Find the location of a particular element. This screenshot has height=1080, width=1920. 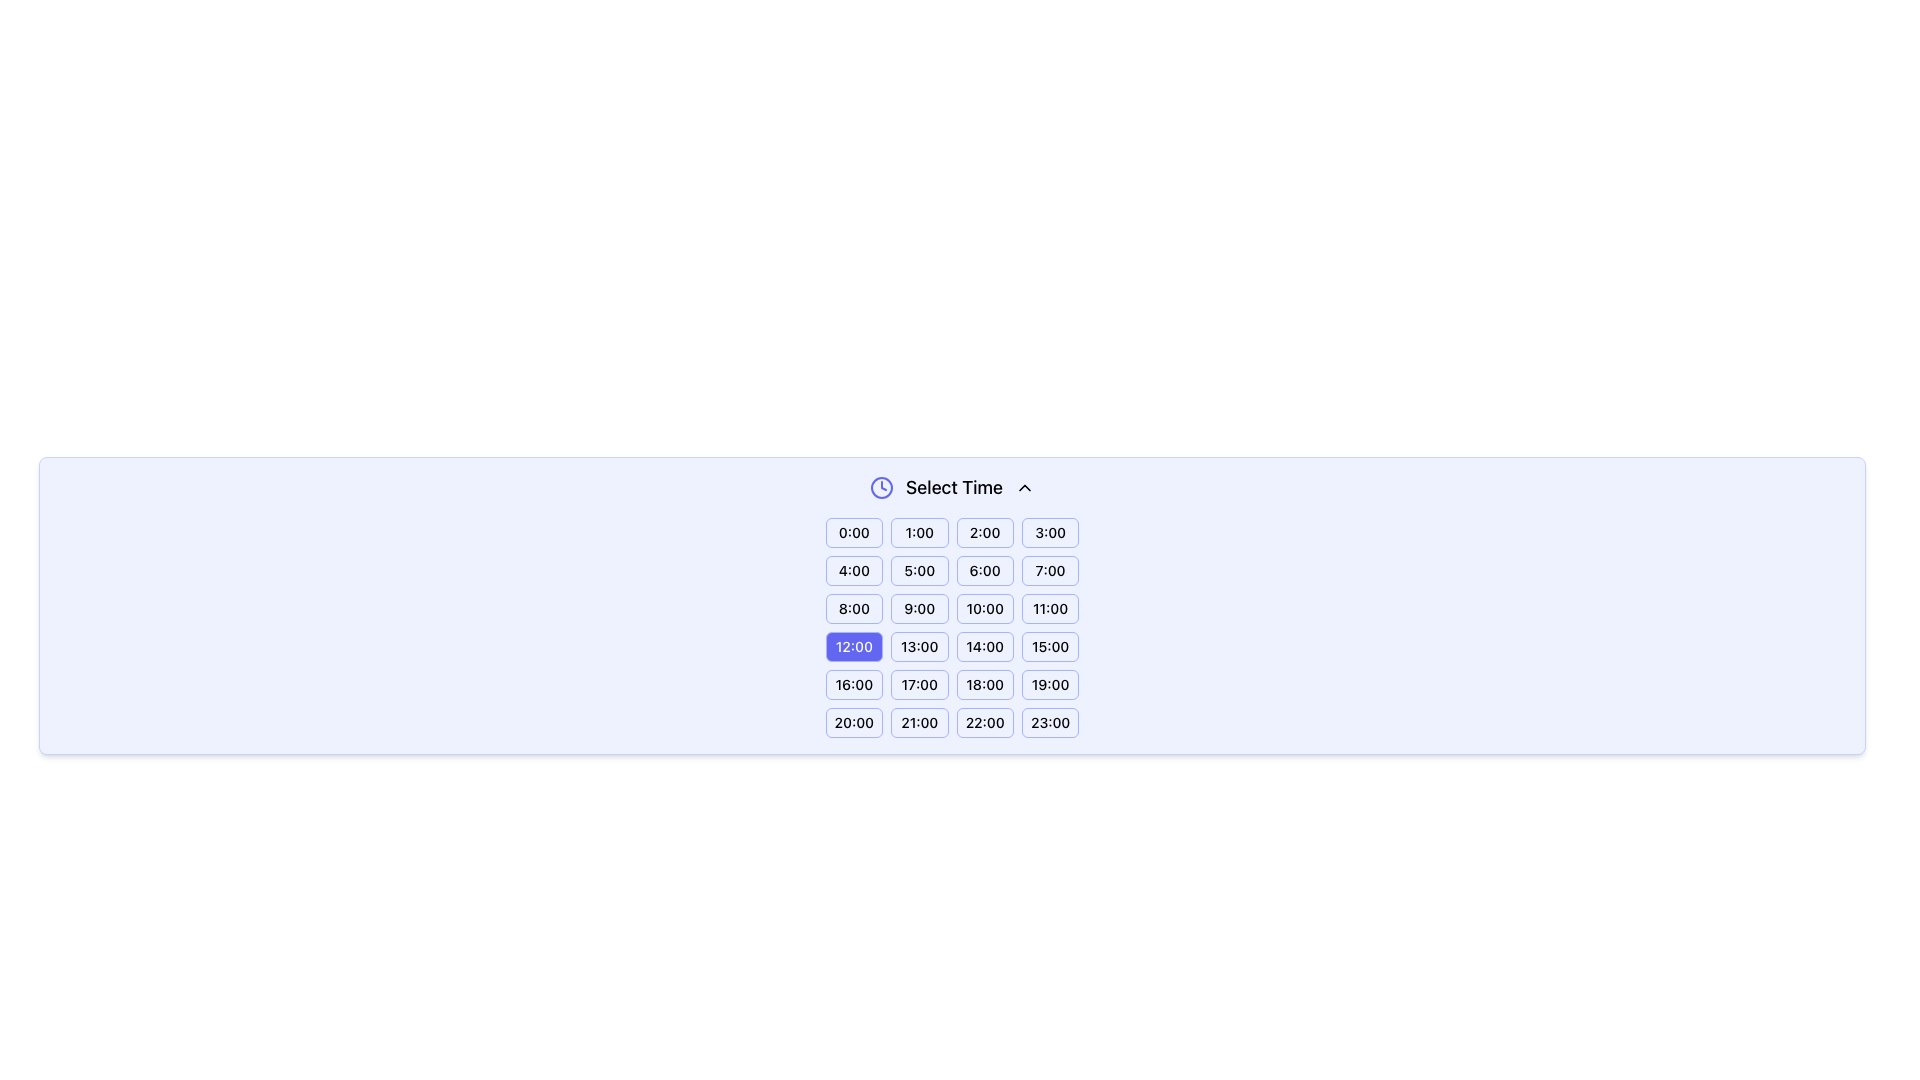

the time selection button labeled '16:00', which is located in the fifth row, first column of the grid layout, beneath the '15:00' button and to the left of the '17:00' button is located at coordinates (854, 684).